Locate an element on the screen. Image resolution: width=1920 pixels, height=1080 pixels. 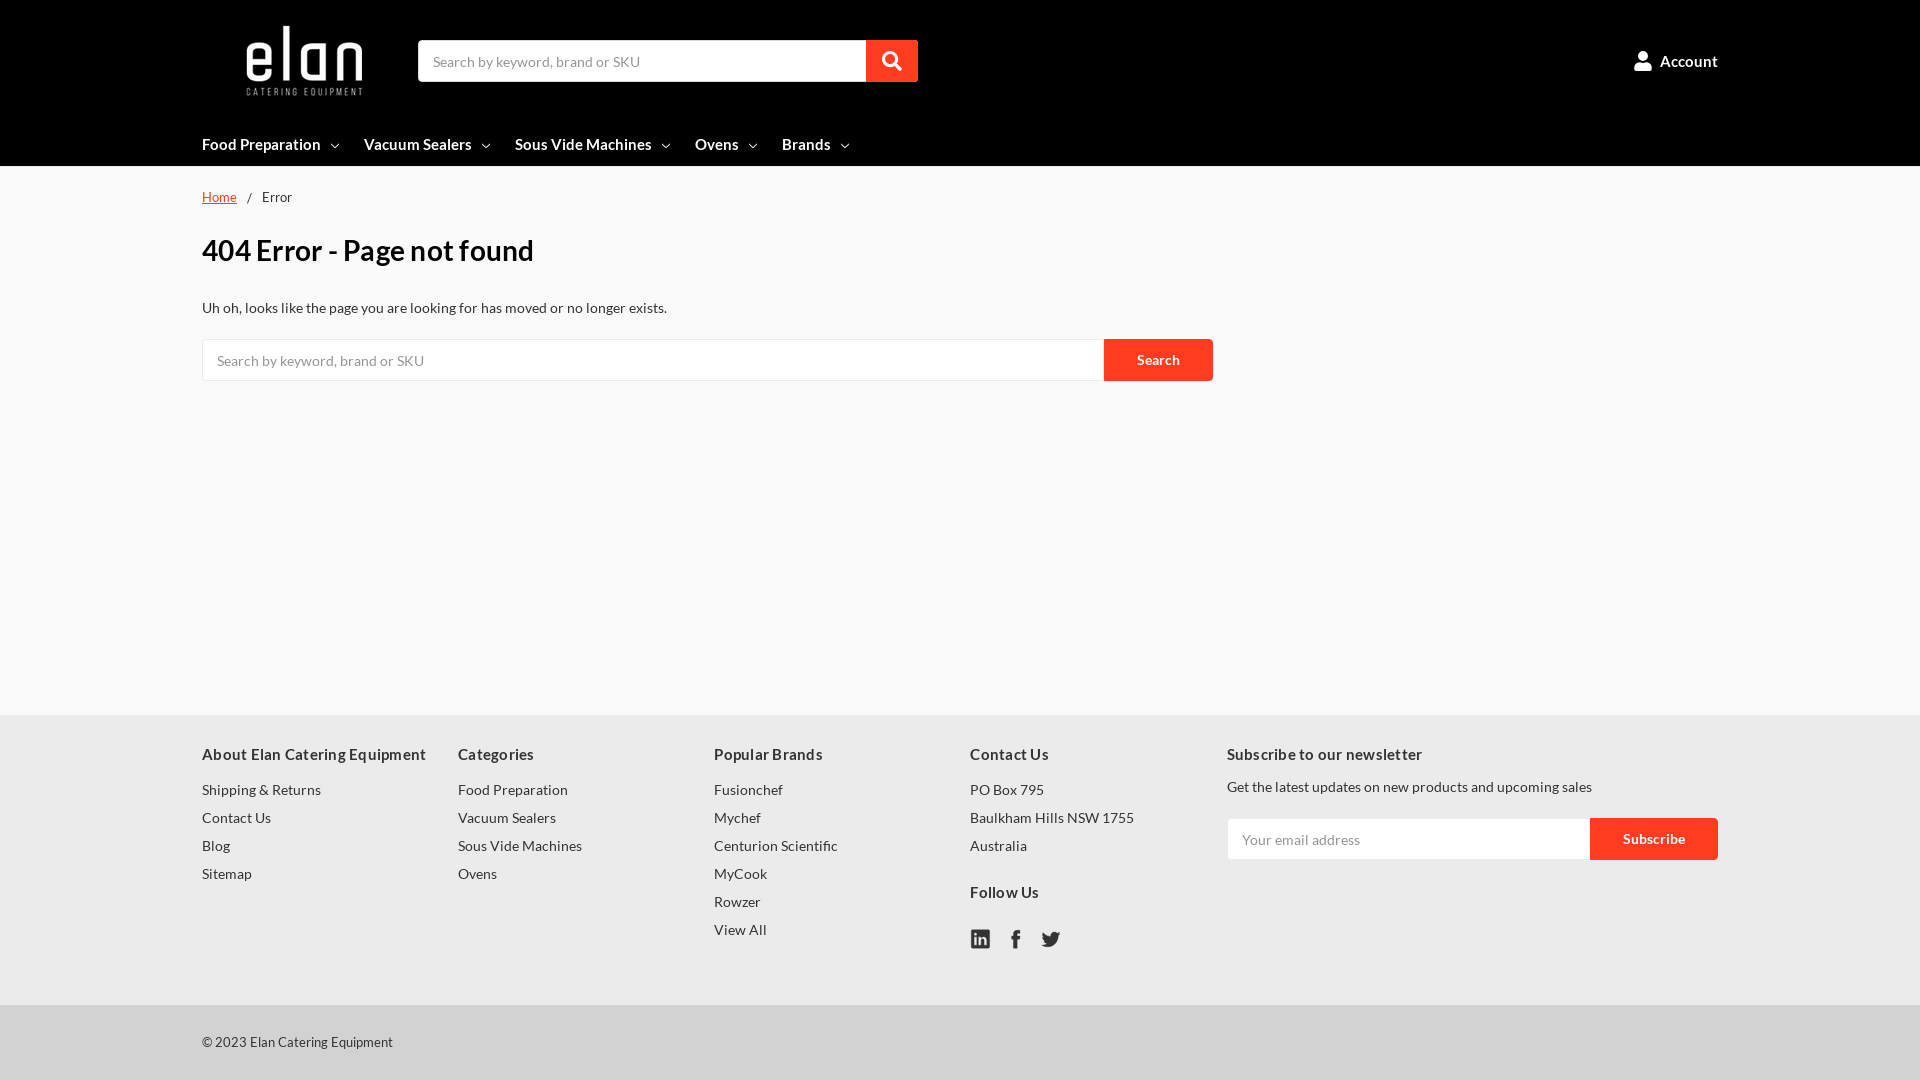
'Home' is located at coordinates (219, 196).